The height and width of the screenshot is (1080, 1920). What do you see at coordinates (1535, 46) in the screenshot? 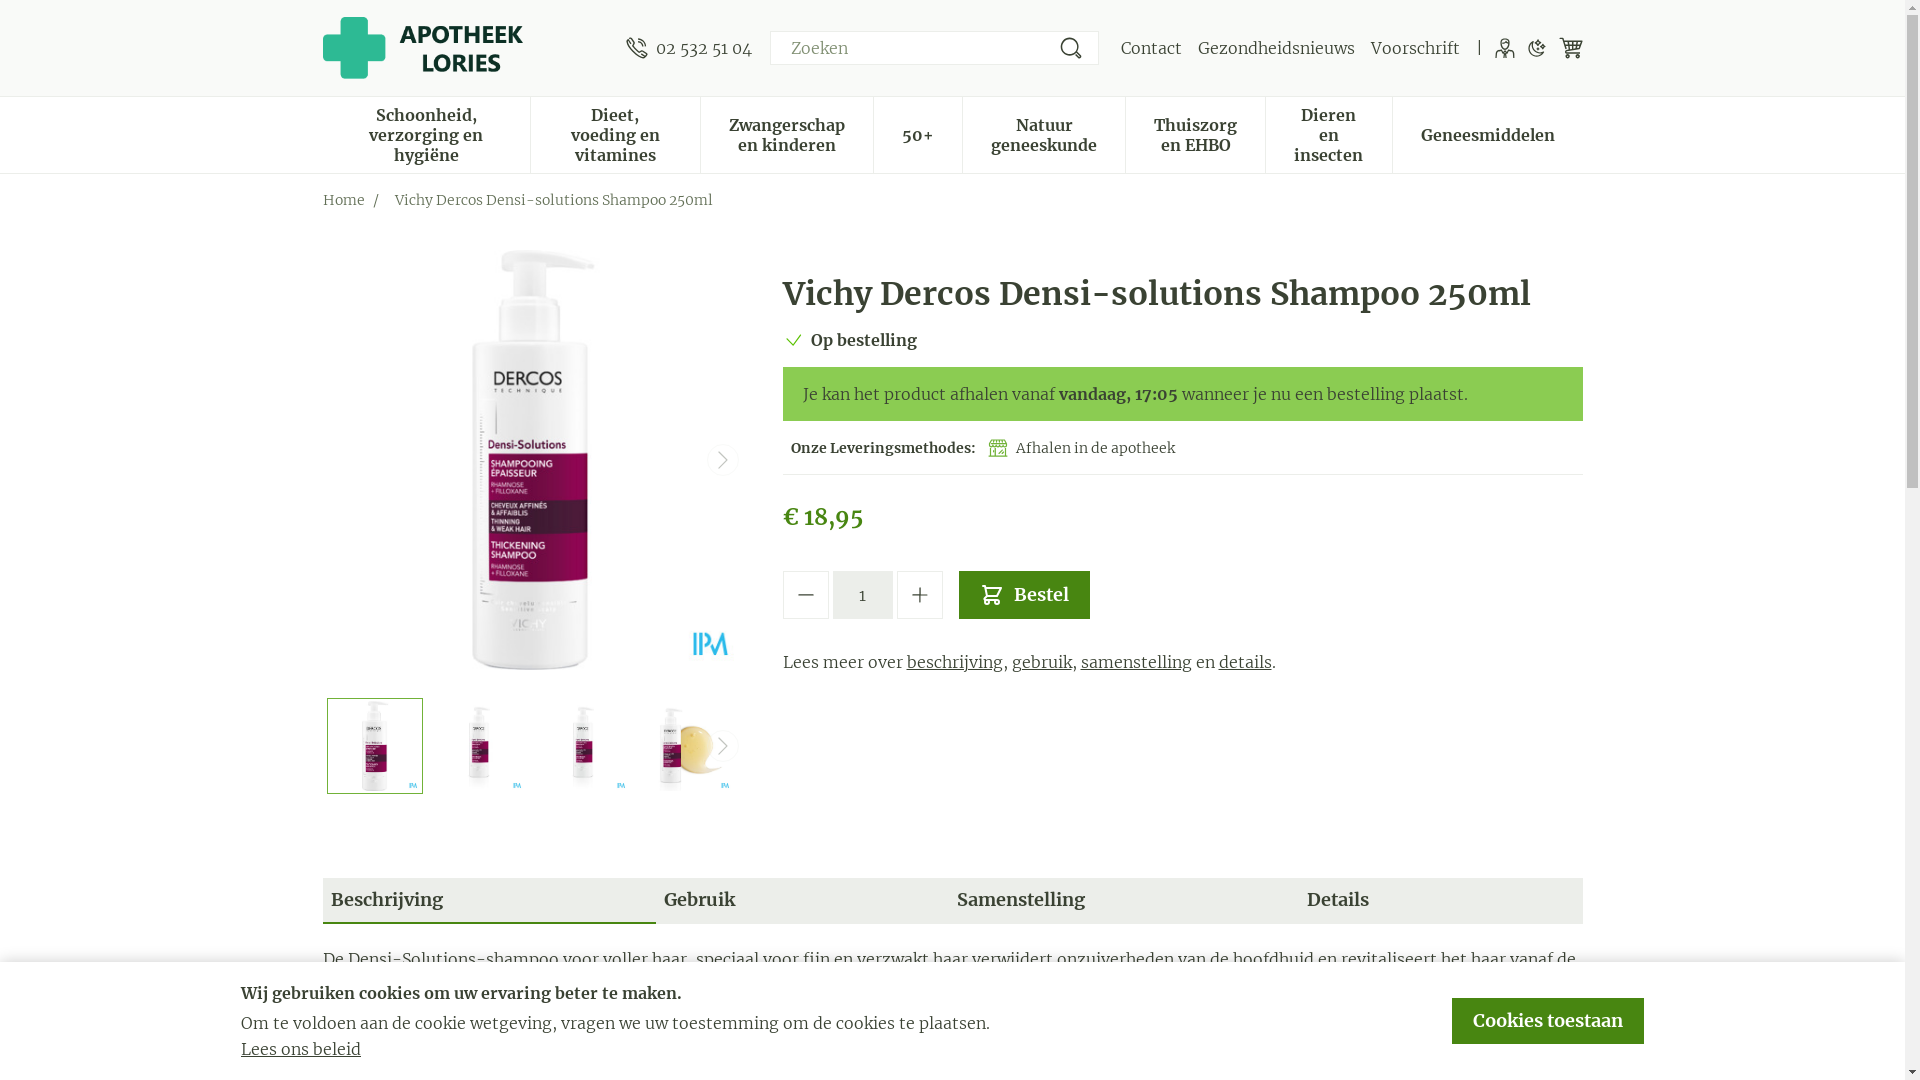
I see `'Donkere modus'` at bounding box center [1535, 46].